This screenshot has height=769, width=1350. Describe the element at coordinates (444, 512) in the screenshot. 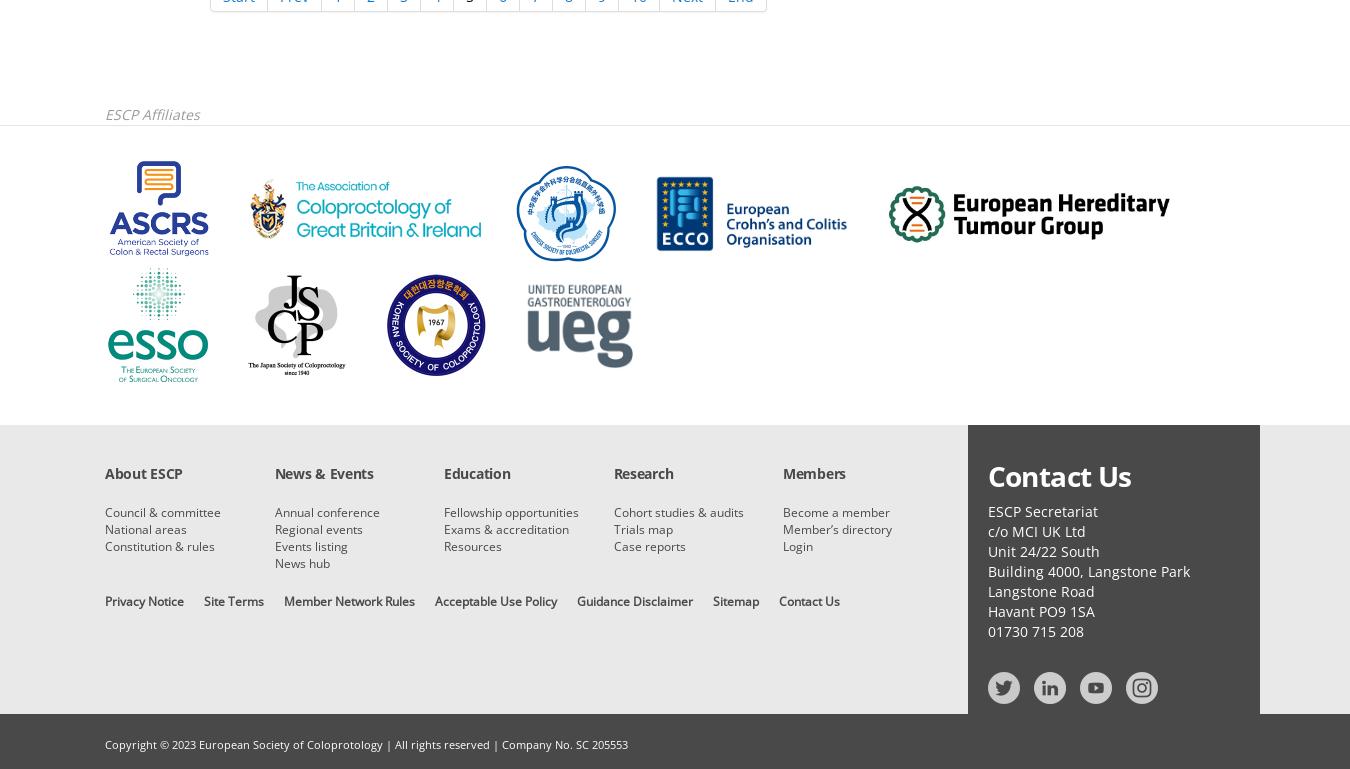

I see `'Fellowship opportunities'` at that location.